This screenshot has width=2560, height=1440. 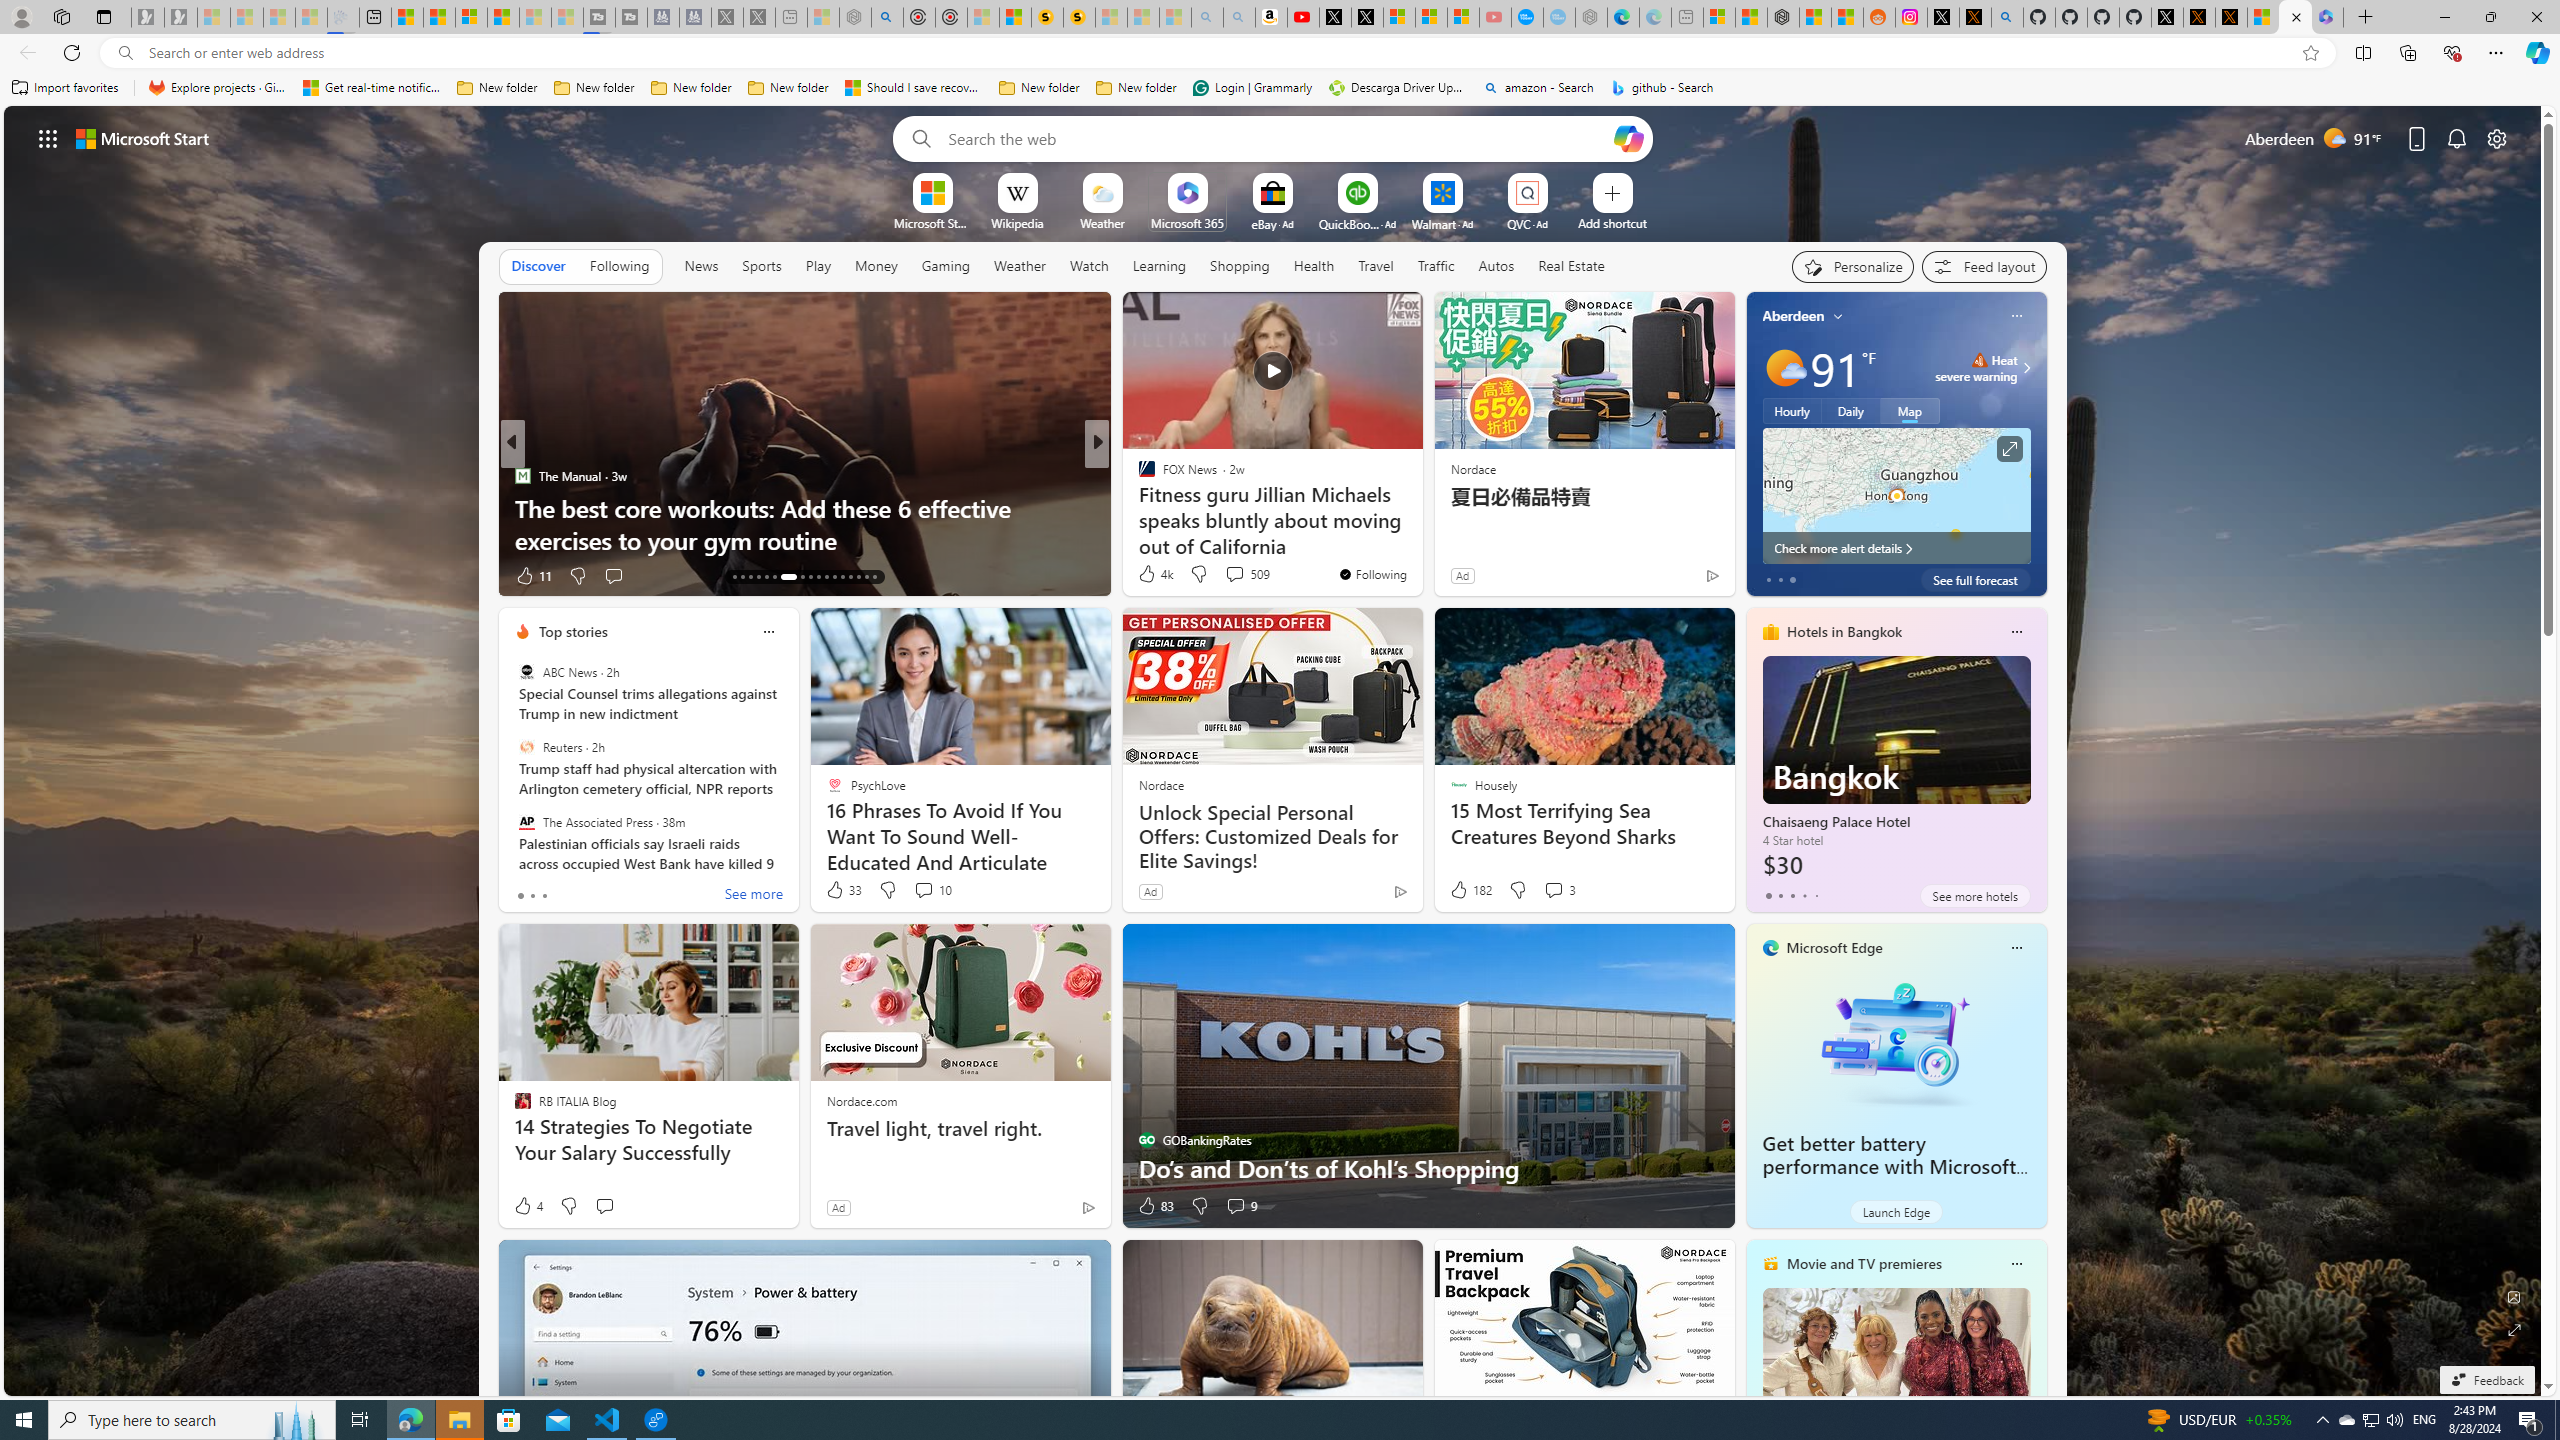 What do you see at coordinates (472, 16) in the screenshot?
I see `'Overview'` at bounding box center [472, 16].